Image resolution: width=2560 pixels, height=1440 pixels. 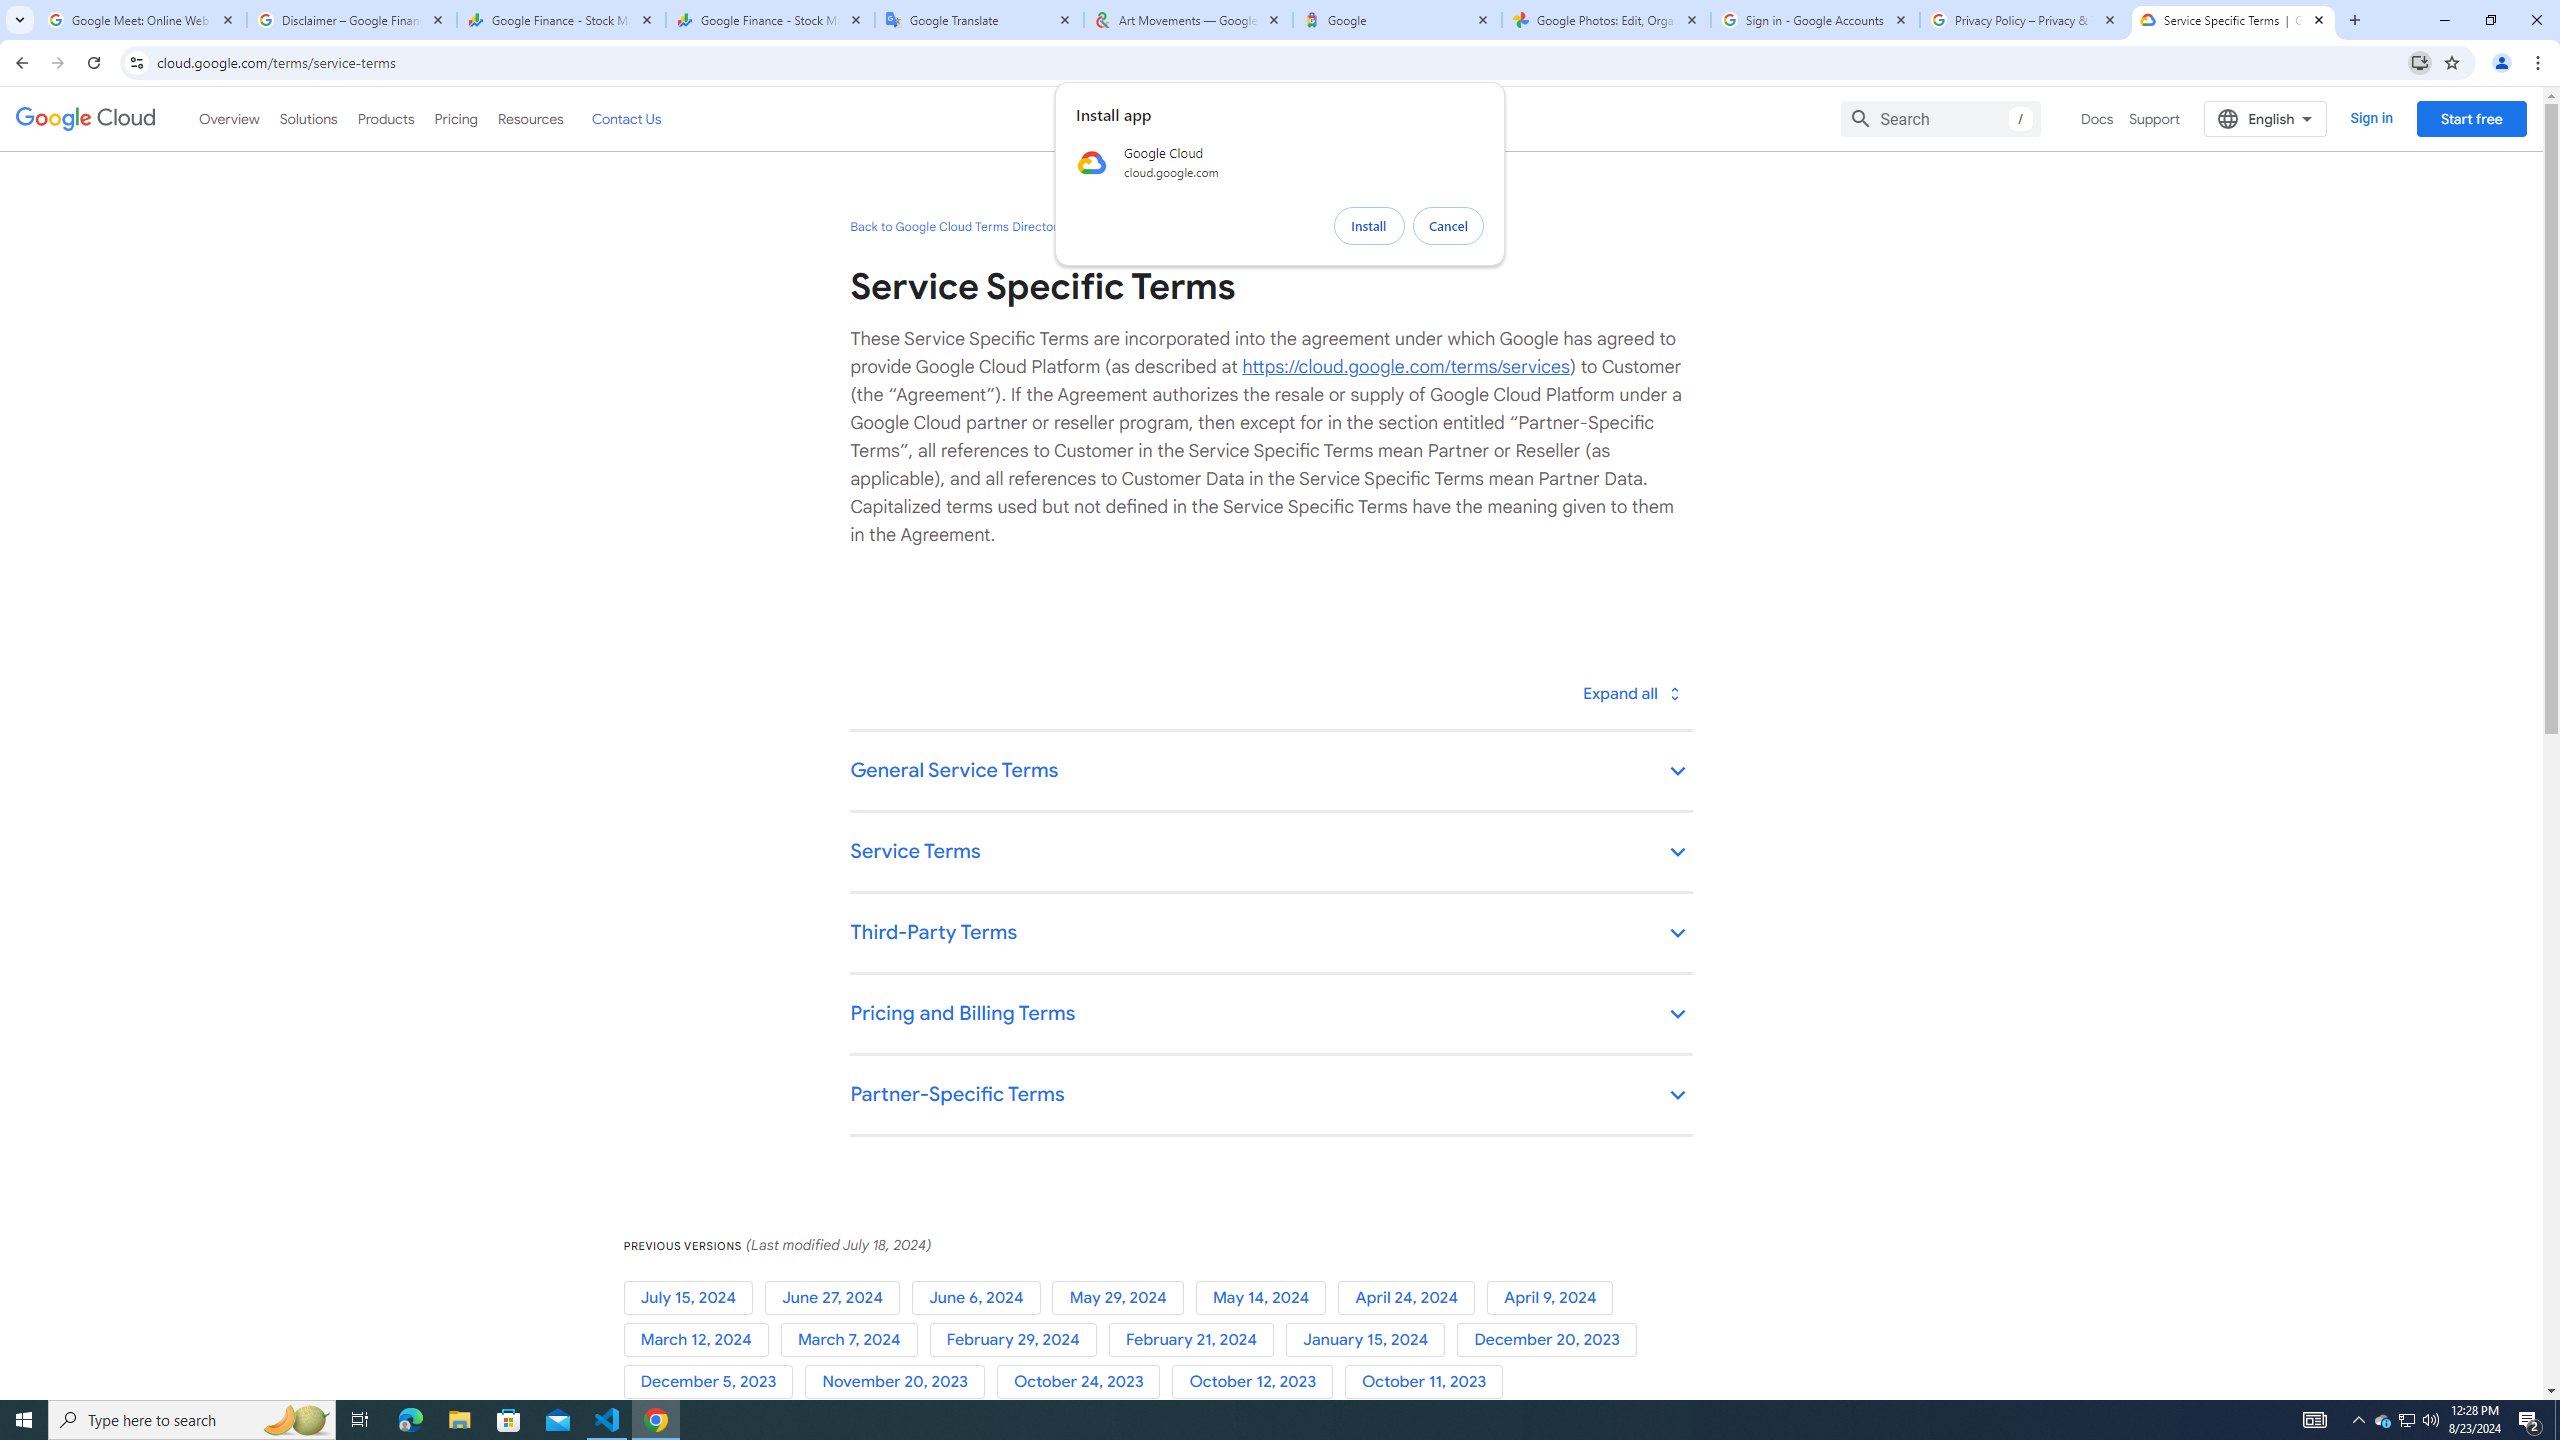 What do you see at coordinates (713, 1382) in the screenshot?
I see `'December 5, 2023'` at bounding box center [713, 1382].